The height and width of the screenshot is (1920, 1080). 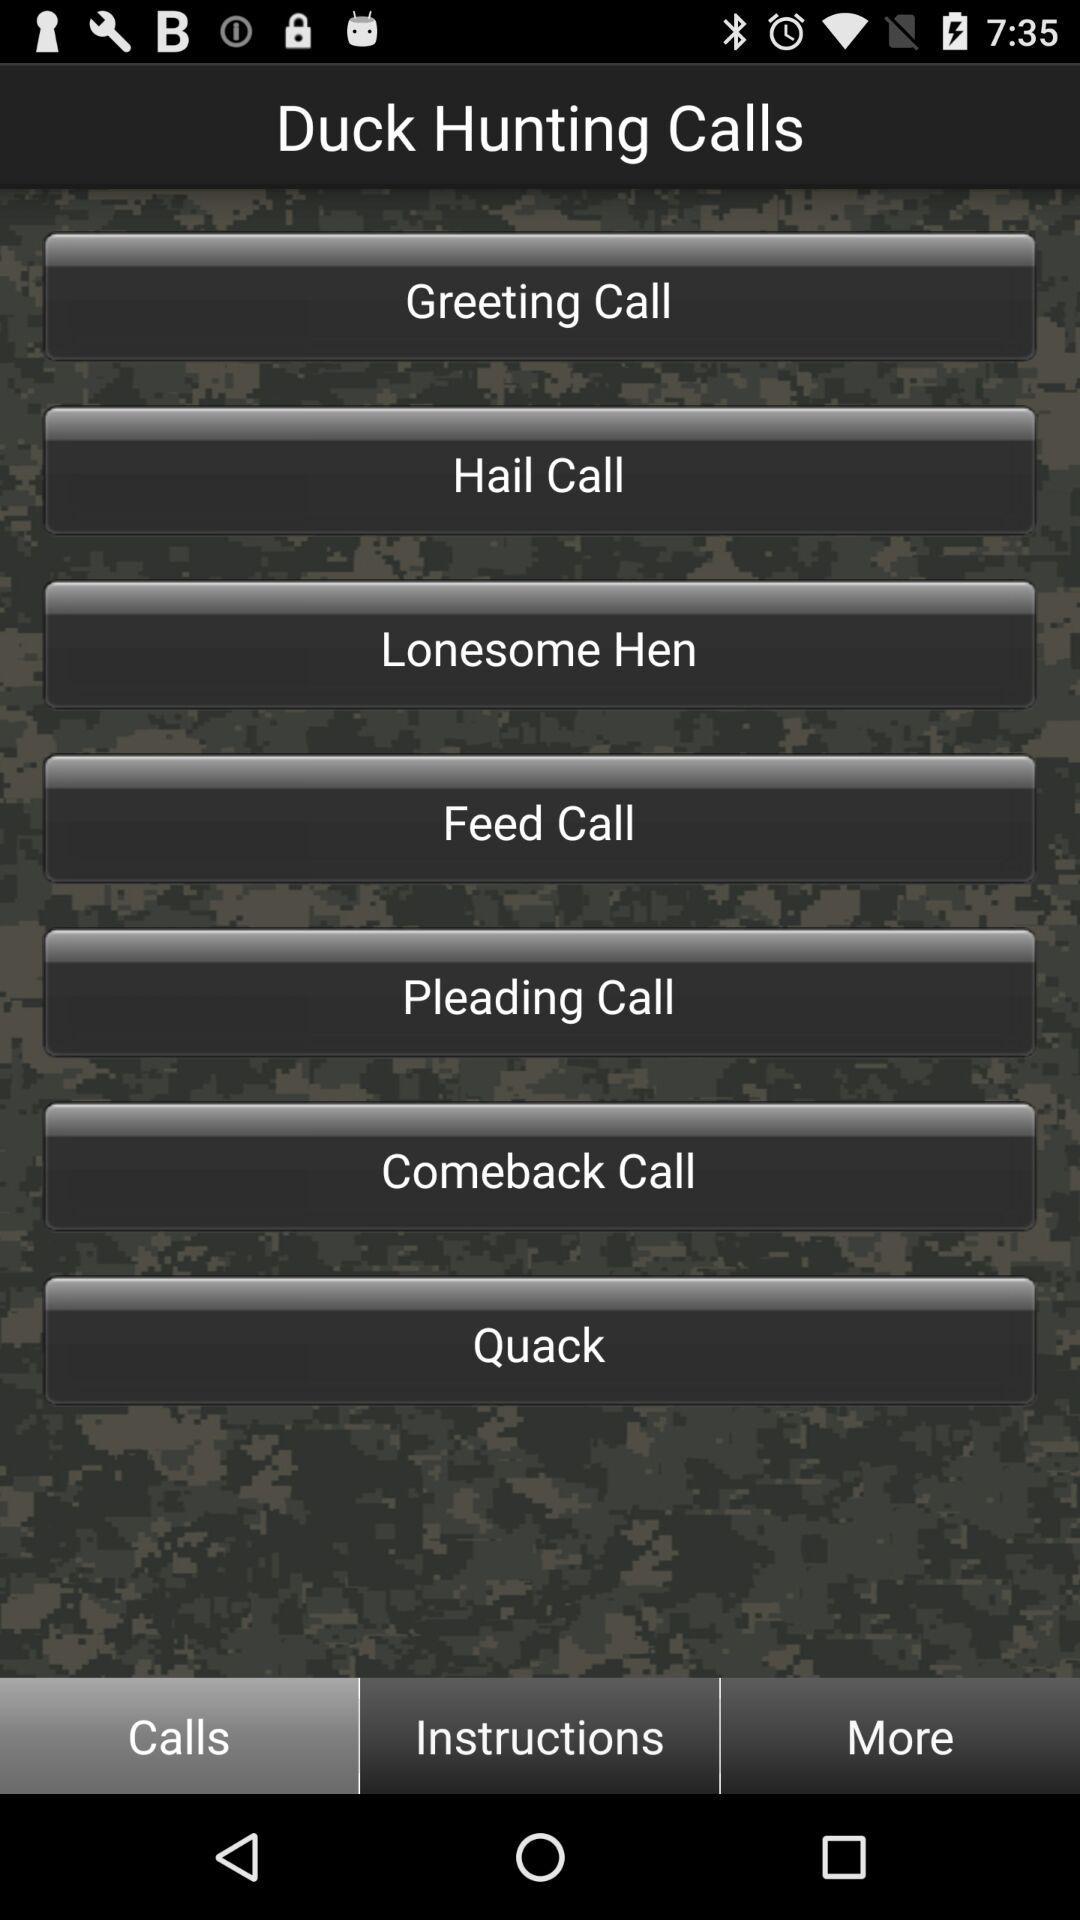 What do you see at coordinates (540, 644) in the screenshot?
I see `item below the hail call icon` at bounding box center [540, 644].